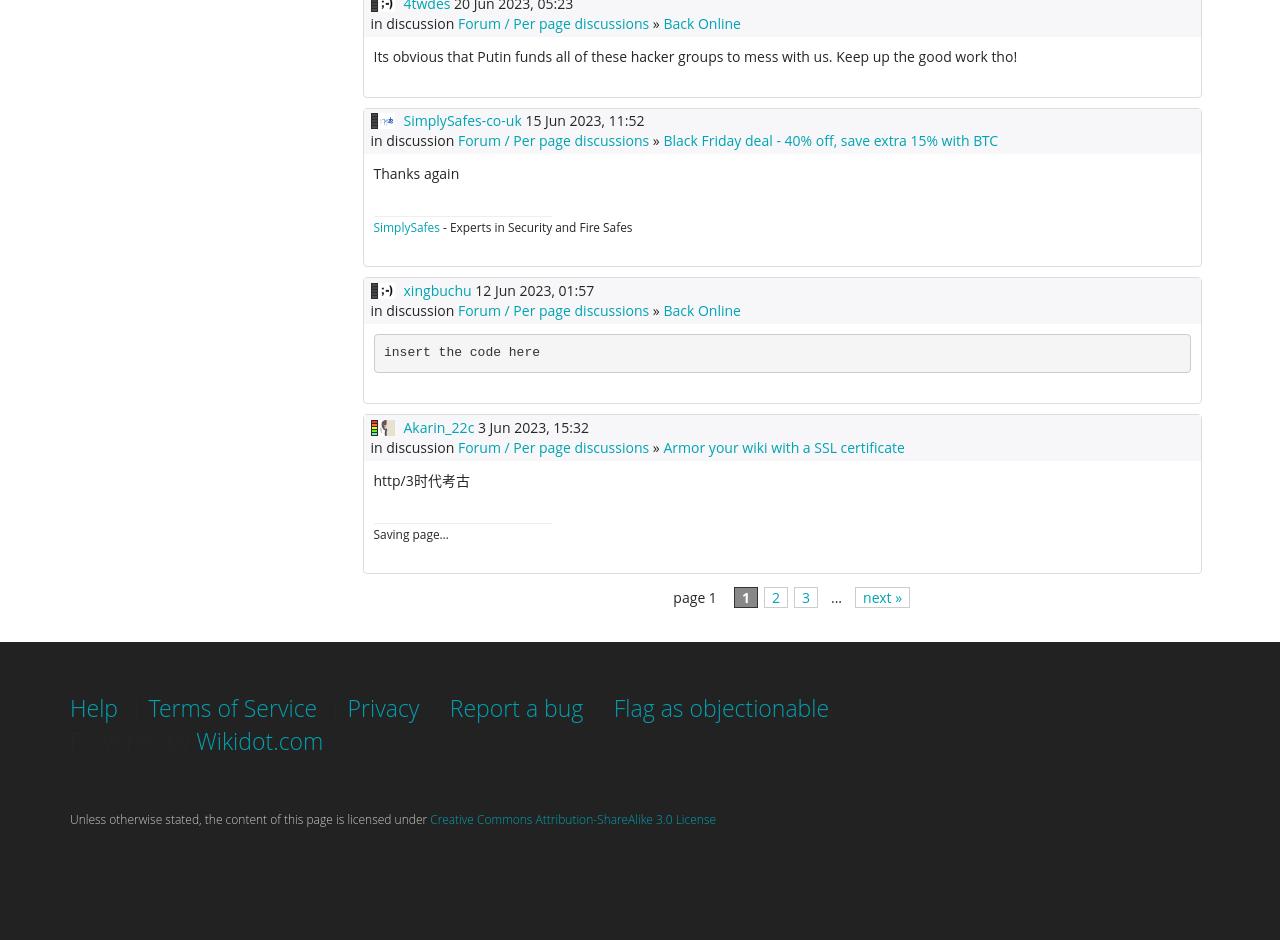 The height and width of the screenshot is (940, 1280). I want to click on 'SimplySafes-co-uk', so click(401, 119).